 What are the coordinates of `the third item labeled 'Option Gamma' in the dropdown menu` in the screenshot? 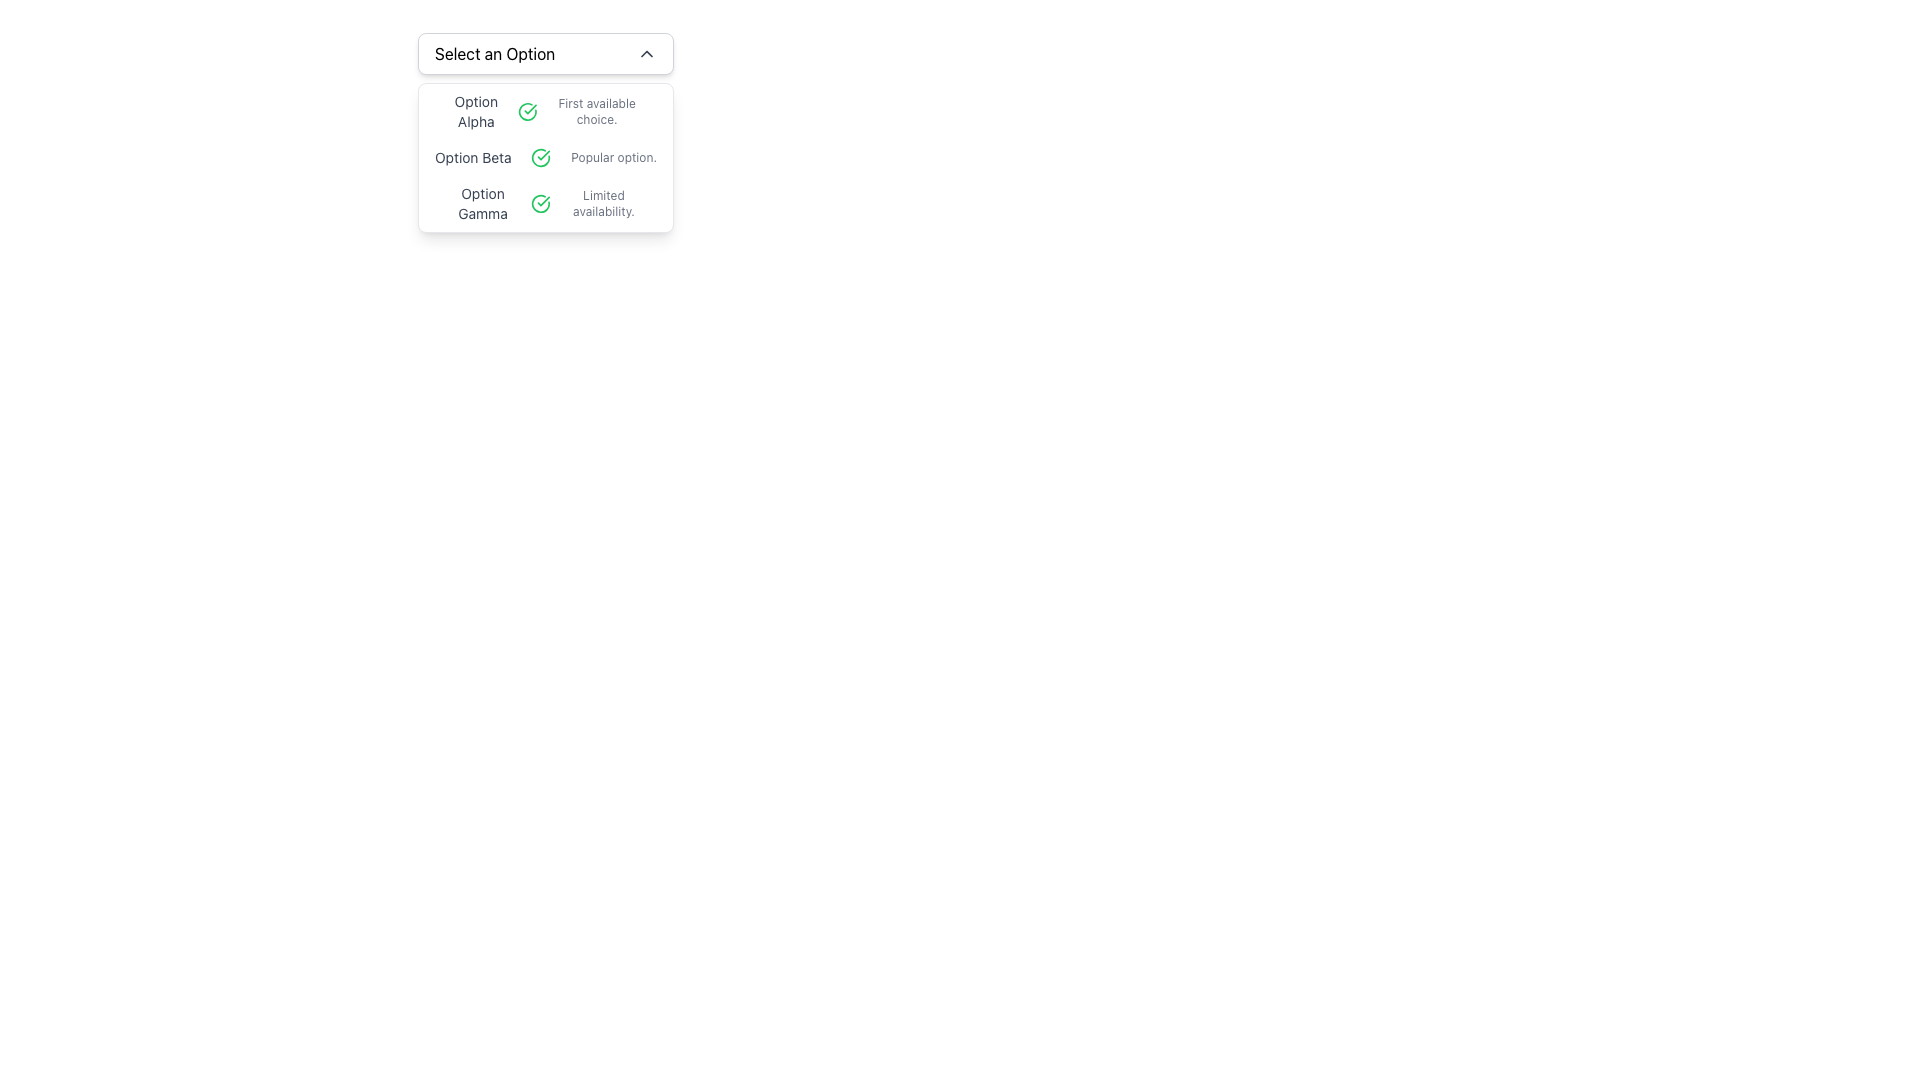 It's located at (546, 204).